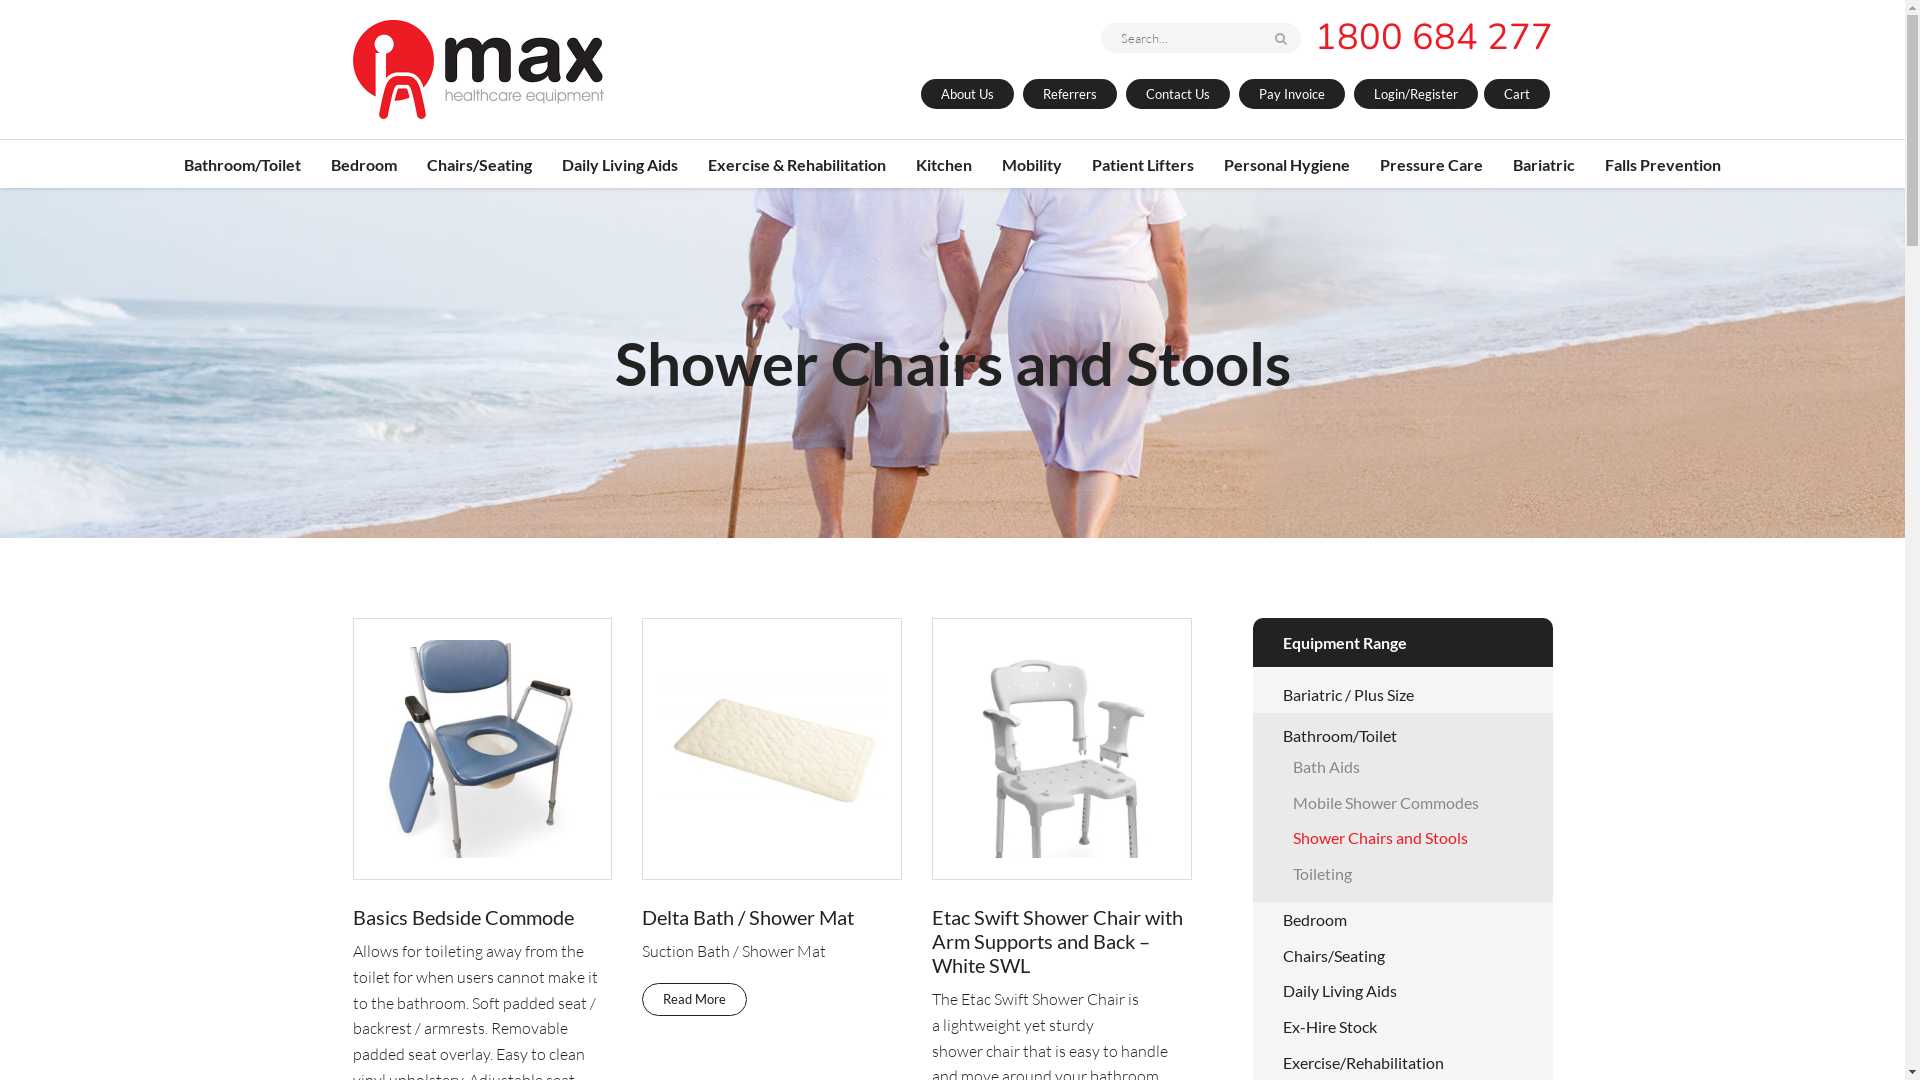 The height and width of the screenshot is (1080, 1920). I want to click on 'Cart', so click(1516, 93).